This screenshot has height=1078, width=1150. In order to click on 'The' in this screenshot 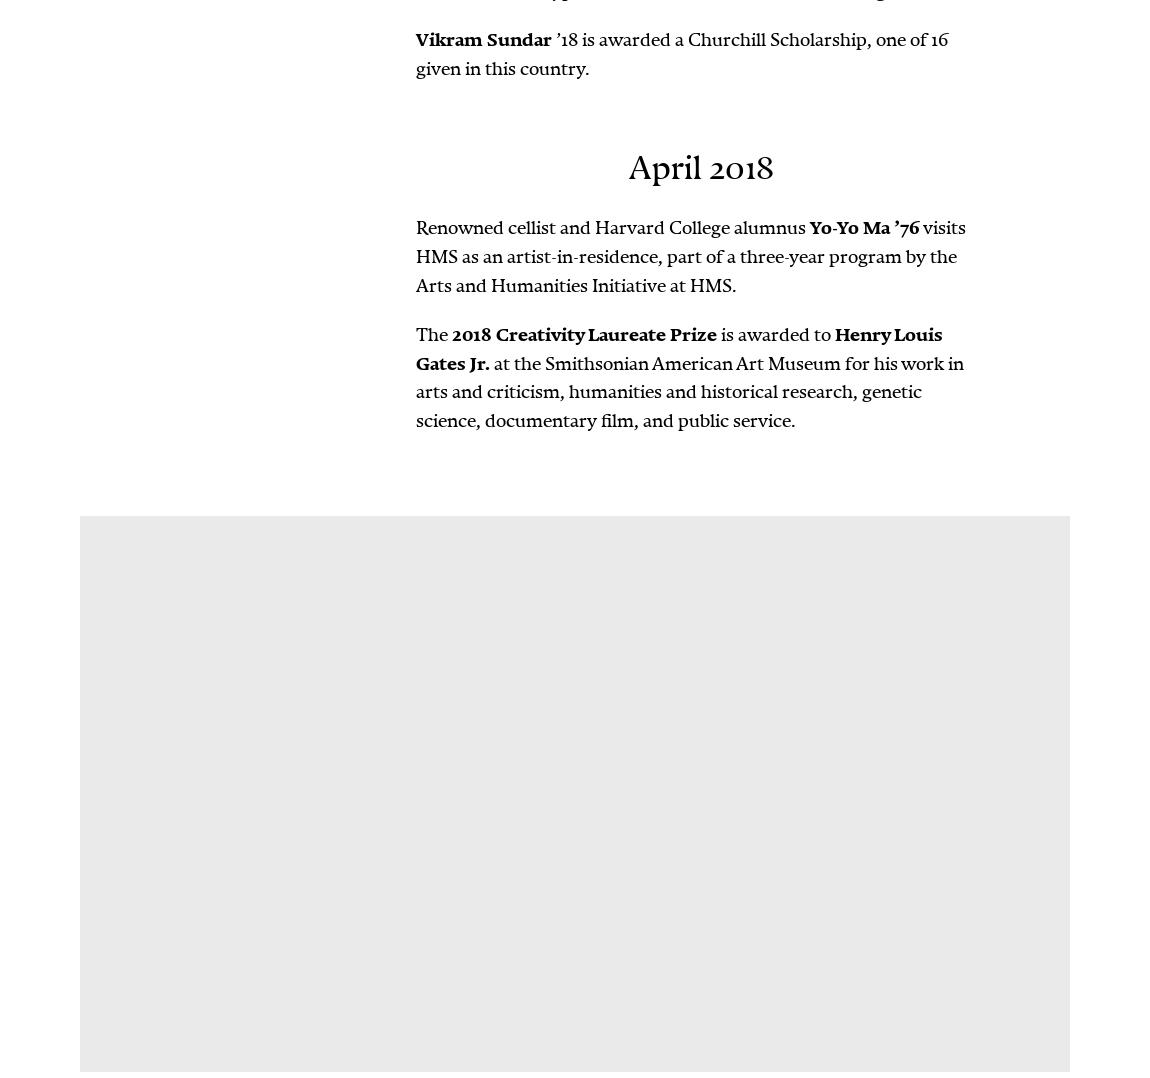, I will do `click(434, 332)`.